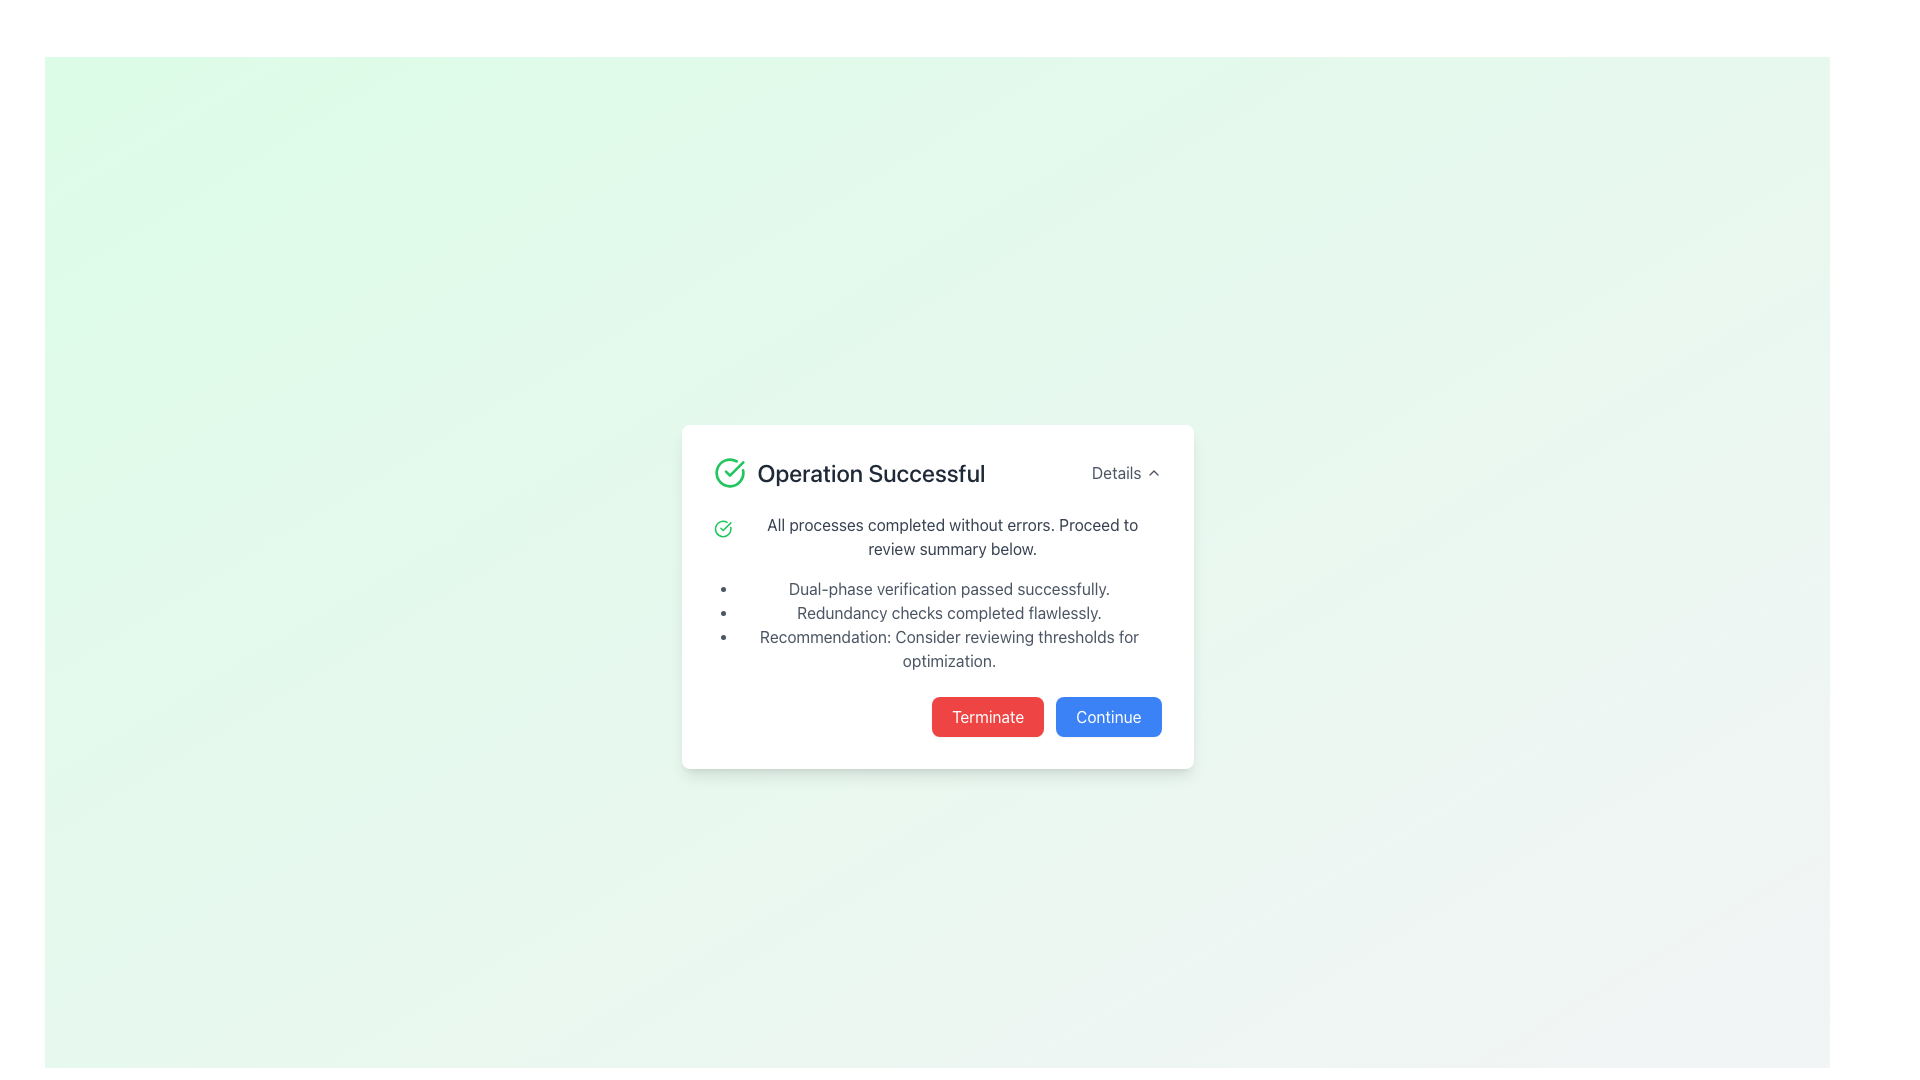 The height and width of the screenshot is (1080, 1920). What do you see at coordinates (936, 592) in the screenshot?
I see `text content from the text block that states 'All processes completed without errors. Proceed to review summary below.' and includes a bulleted list of additional details` at bounding box center [936, 592].